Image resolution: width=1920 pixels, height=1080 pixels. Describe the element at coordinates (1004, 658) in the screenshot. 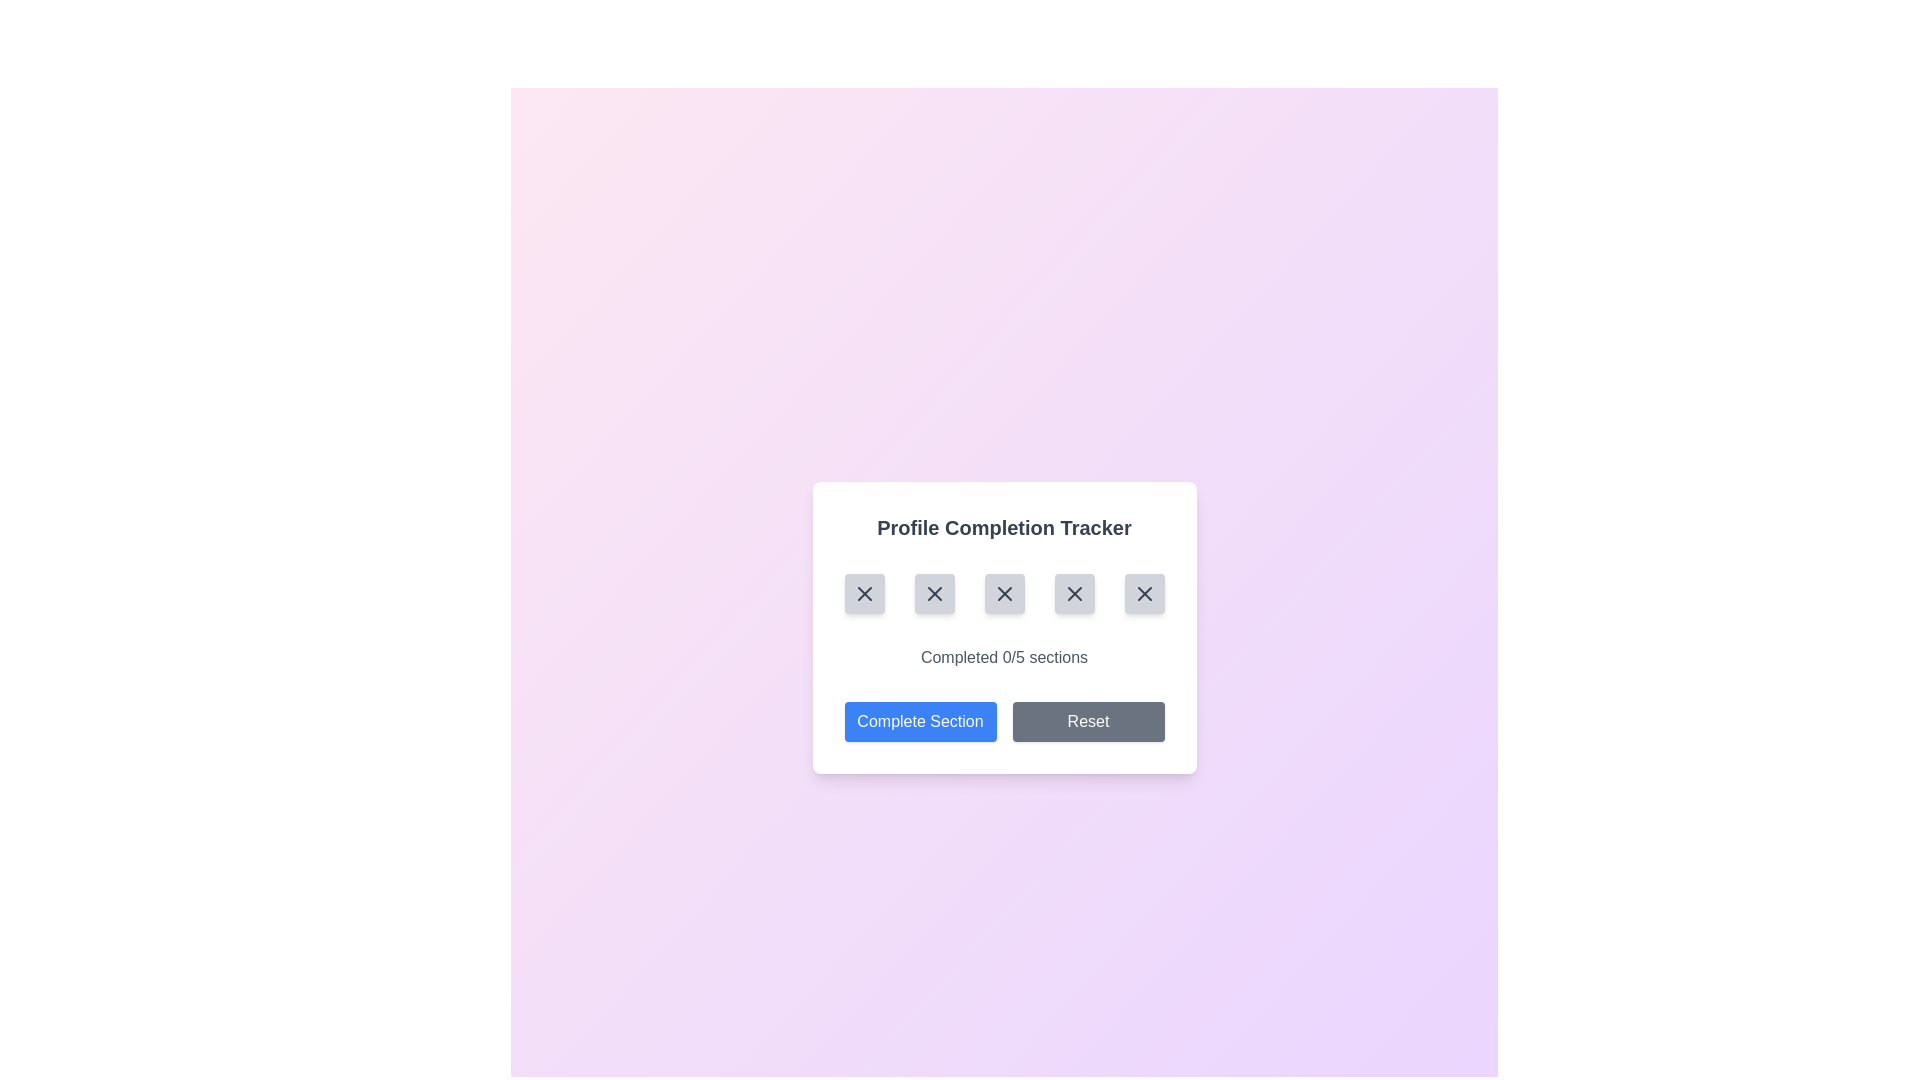

I see `the text label that informs the user about the completion progress of five sections, located within the 'Profile Completion Tracker' card, below the icons and above the 'Complete Section' and 'Reset' buttons` at that location.